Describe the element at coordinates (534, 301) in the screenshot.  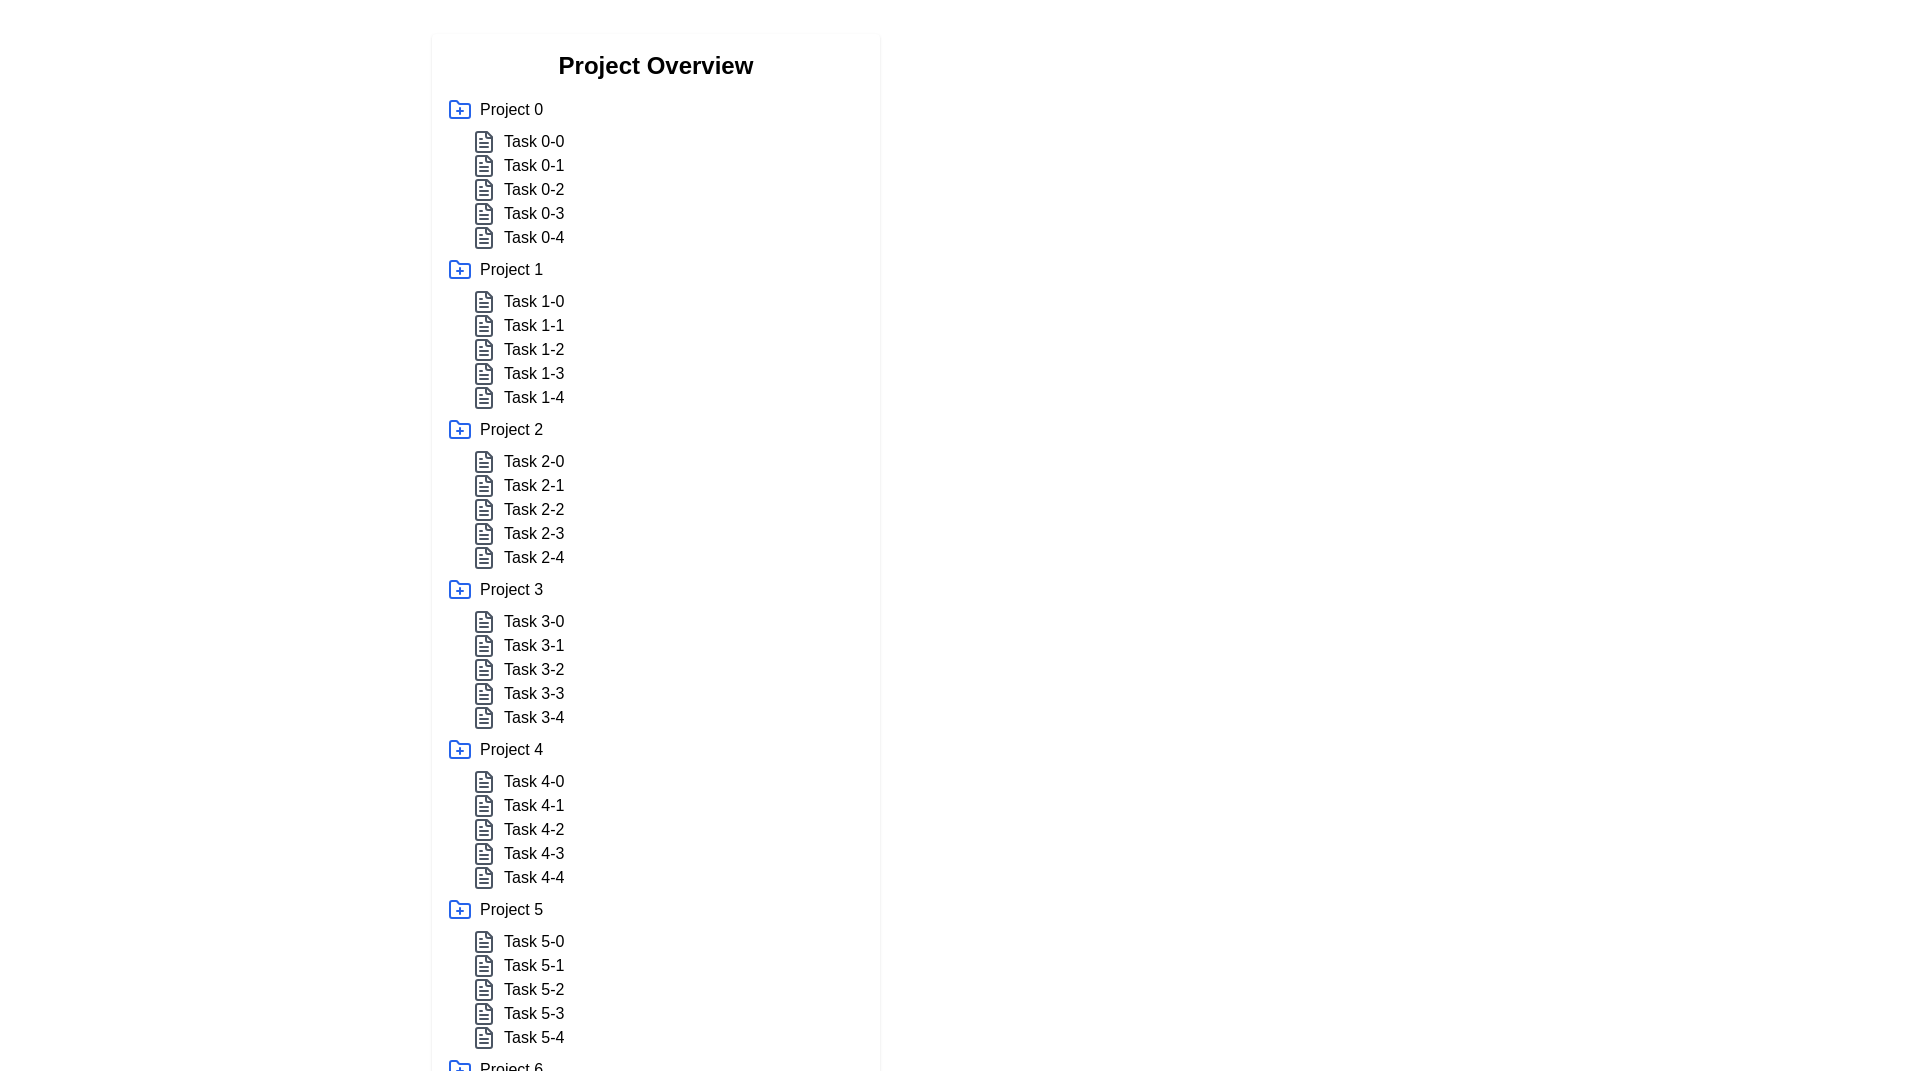
I see `the text label displaying 'Task 1-0'` at that location.